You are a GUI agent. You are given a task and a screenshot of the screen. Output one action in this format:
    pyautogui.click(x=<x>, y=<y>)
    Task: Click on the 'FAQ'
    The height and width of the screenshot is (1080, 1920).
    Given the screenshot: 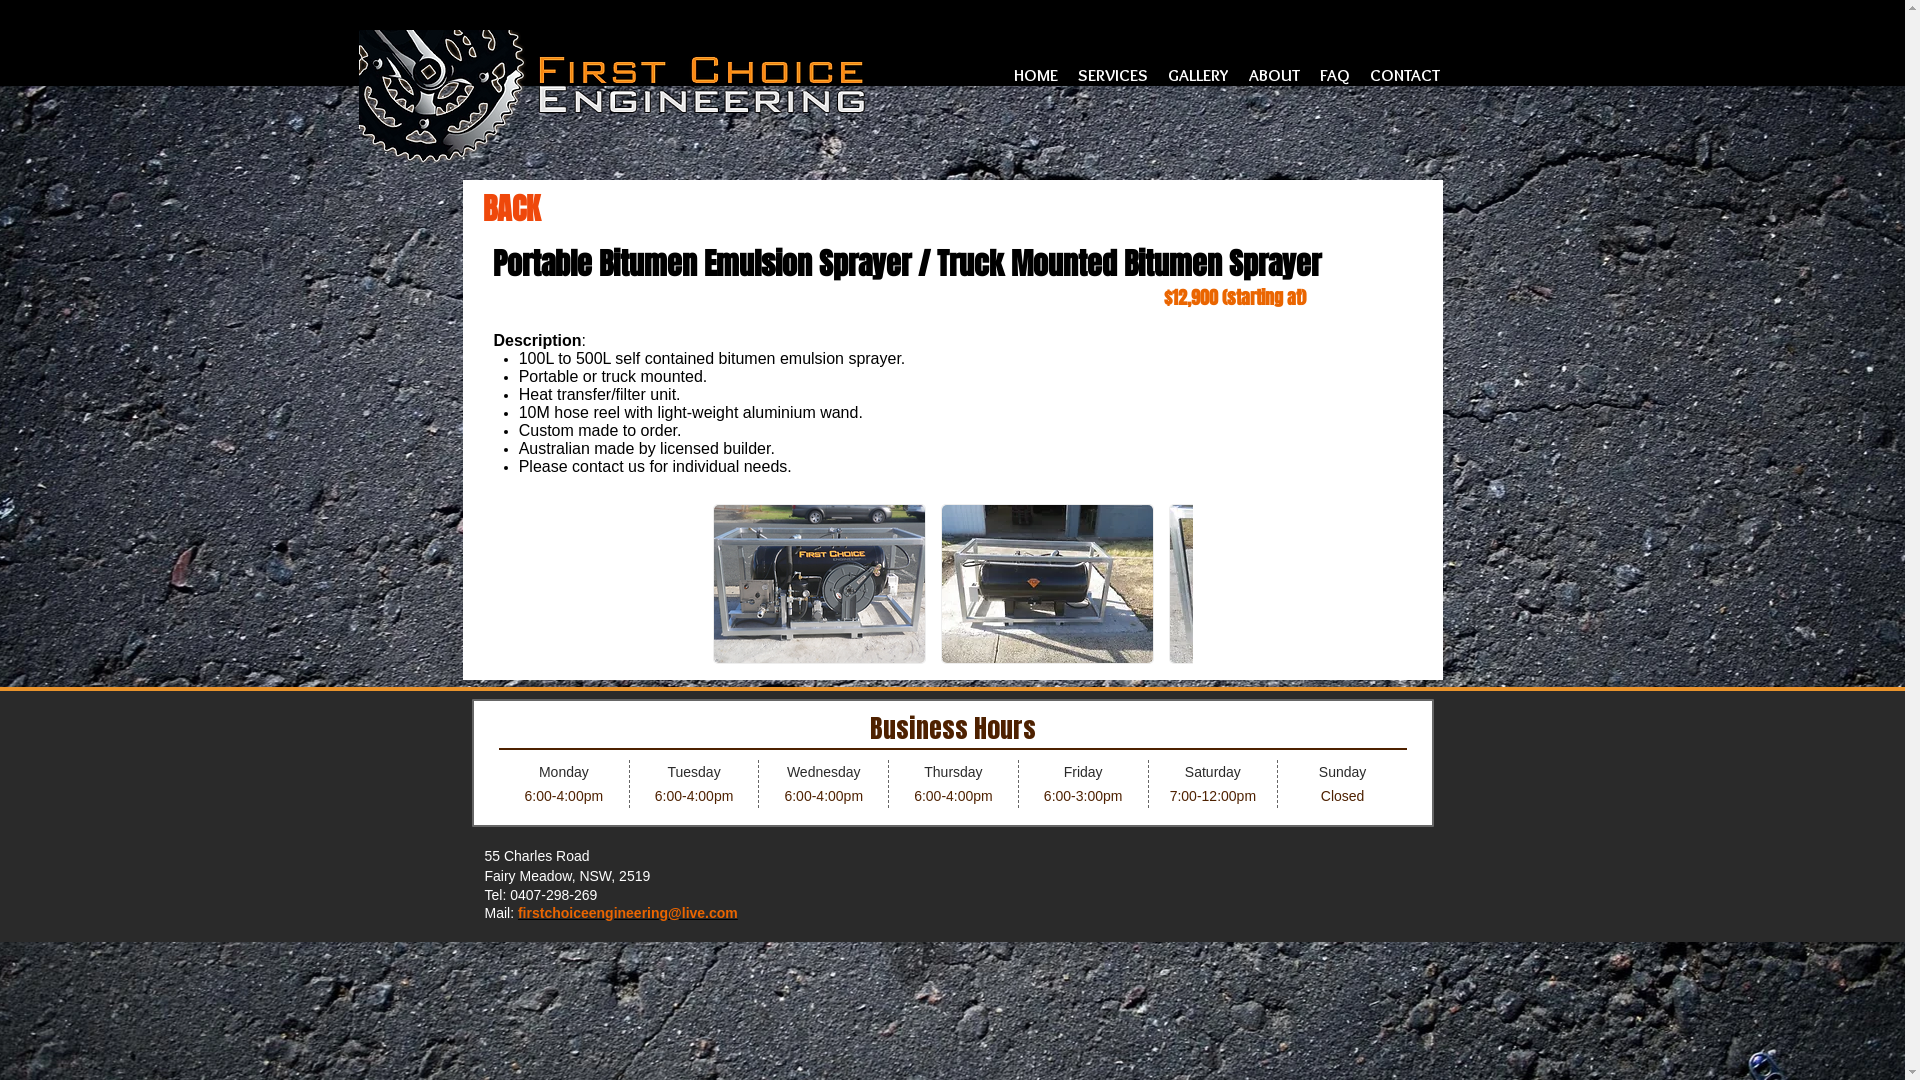 What is the action you would take?
    pyautogui.click(x=1334, y=73)
    